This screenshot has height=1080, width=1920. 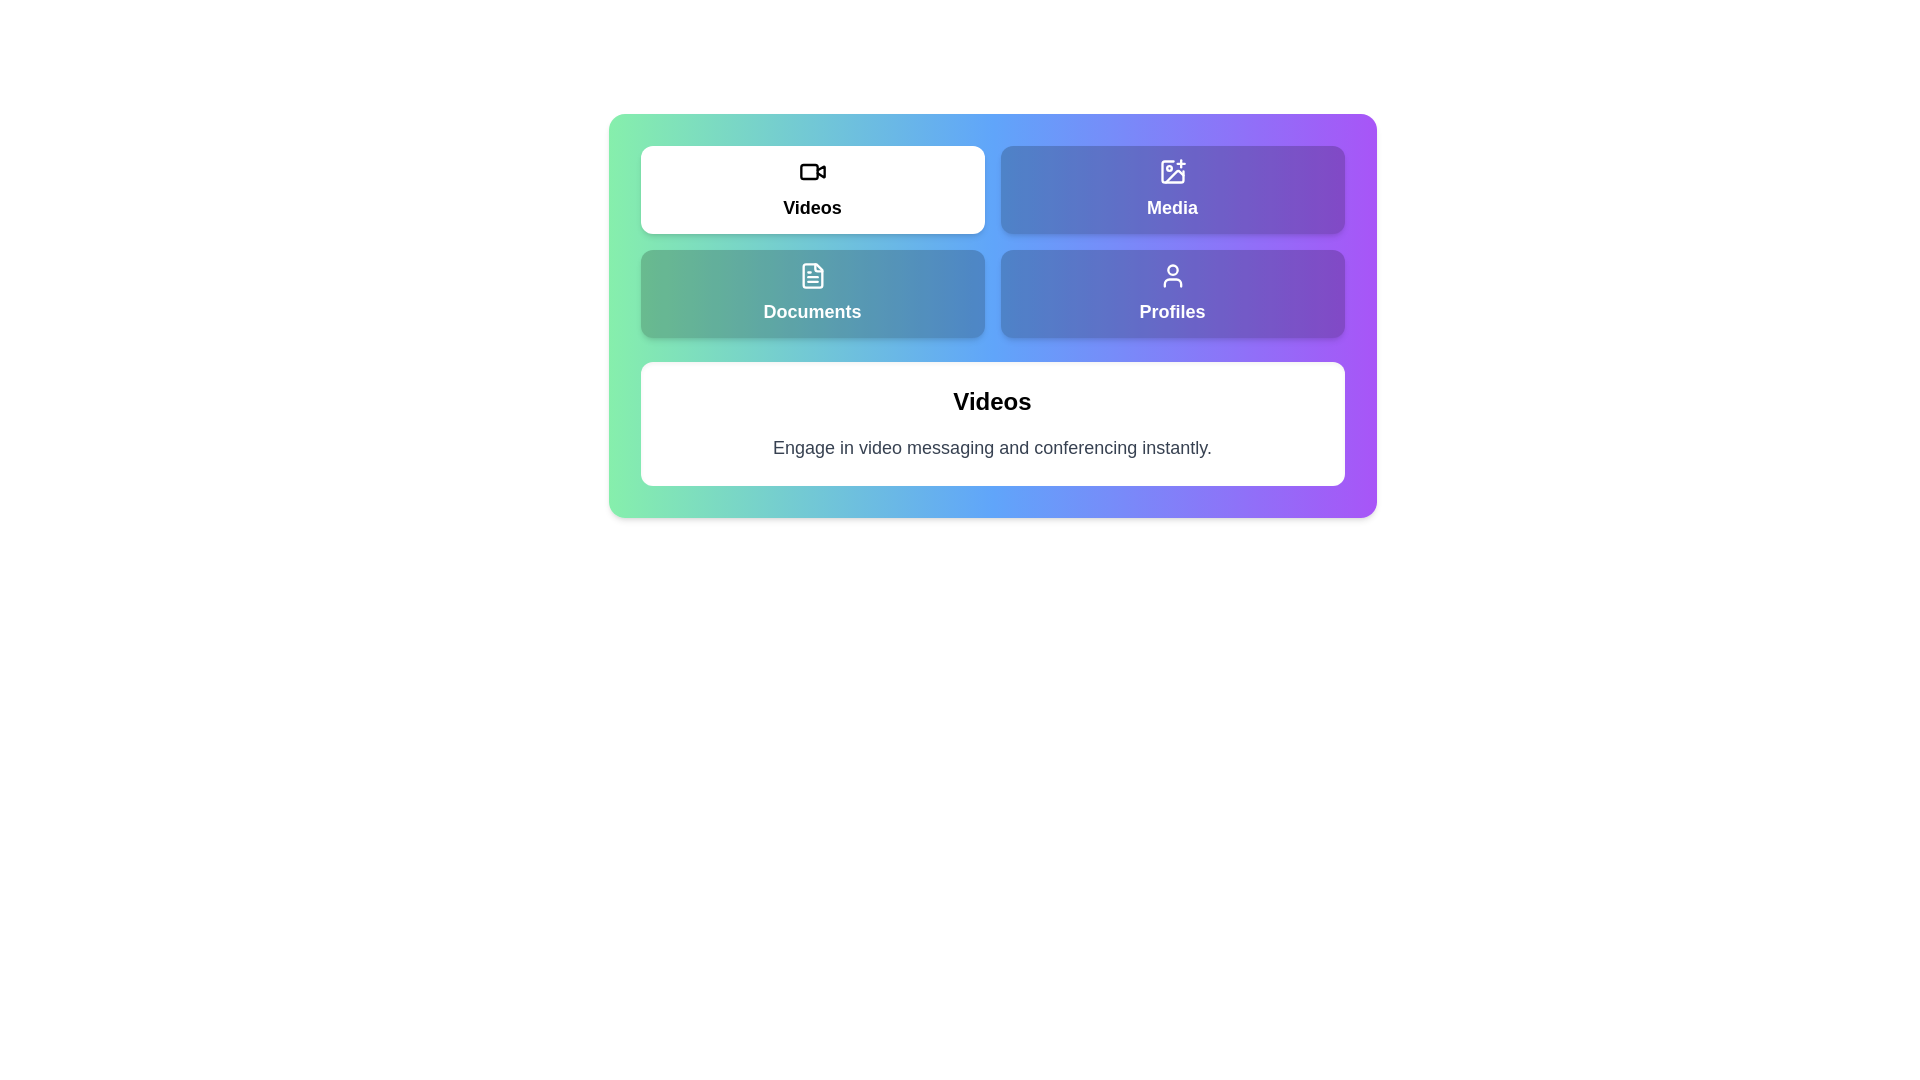 I want to click on the Profiles tab to view its content, so click(x=1172, y=293).